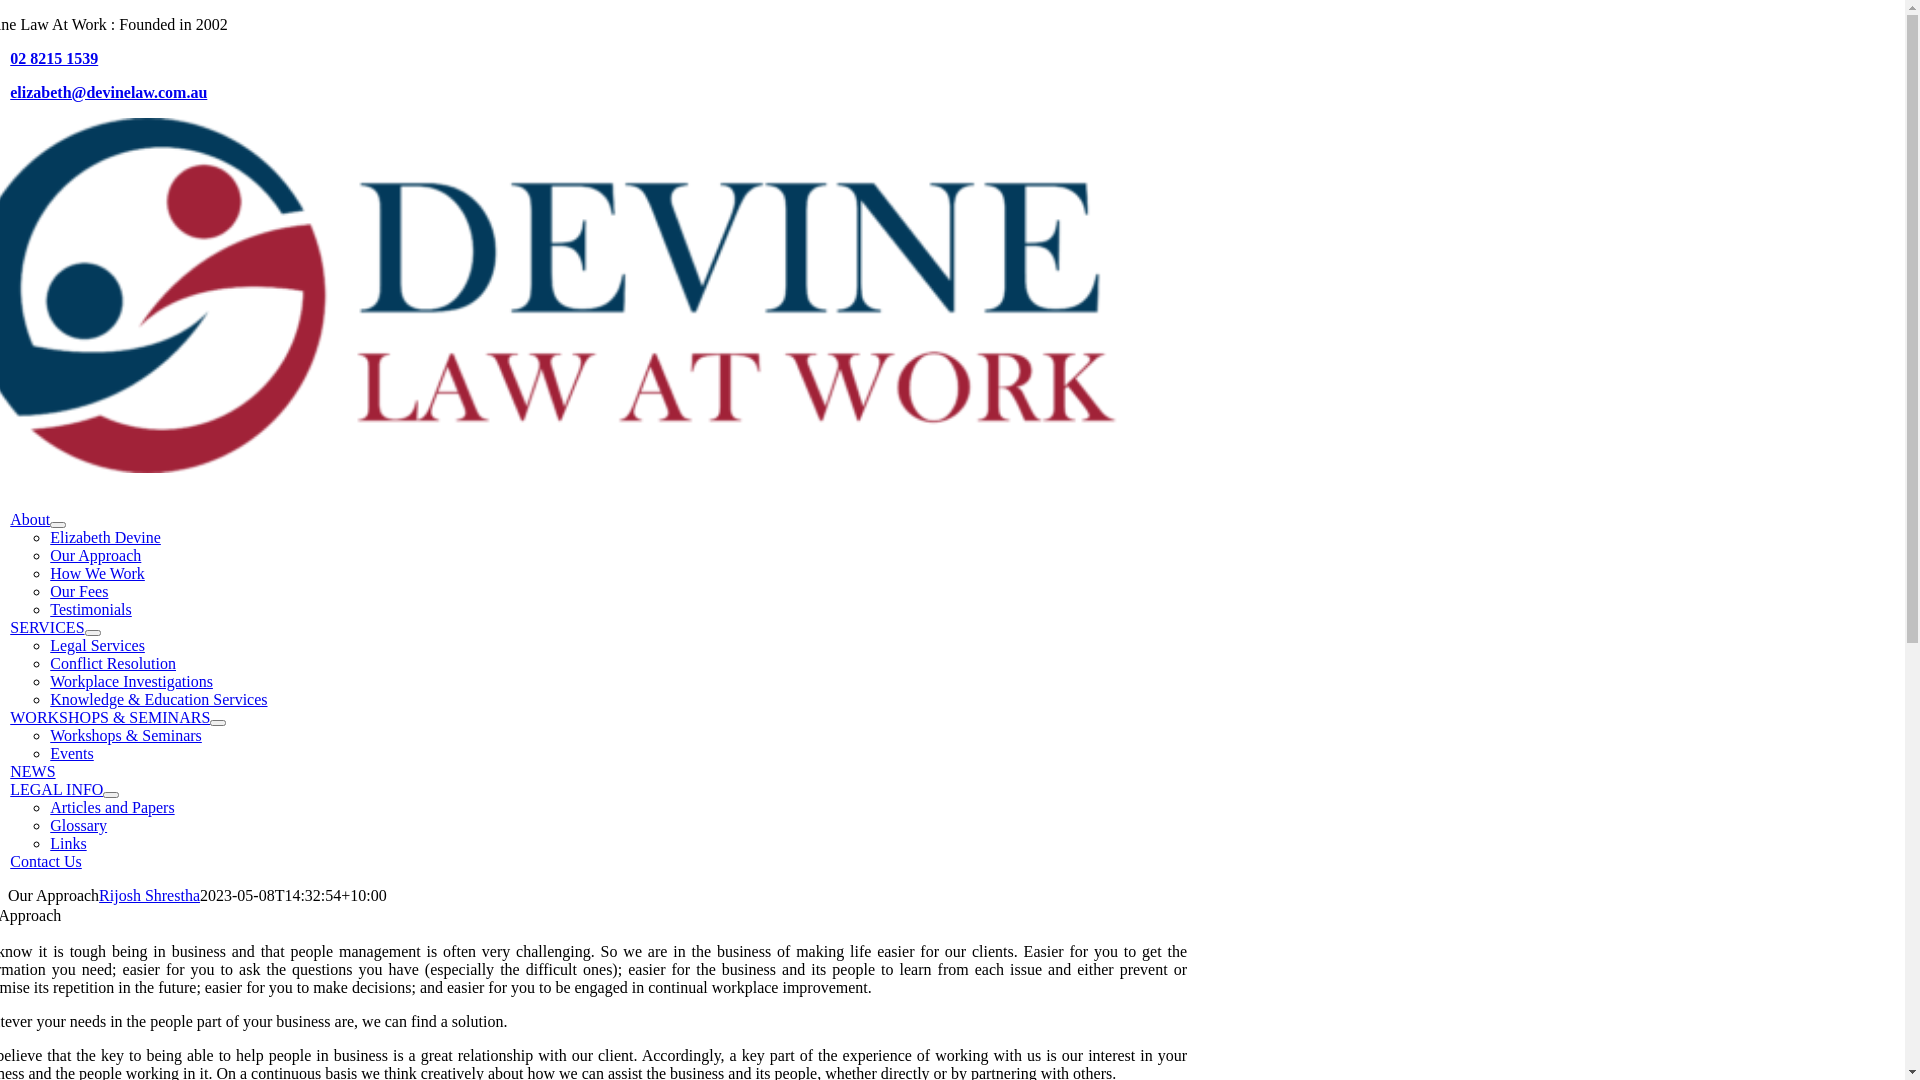 The height and width of the screenshot is (1080, 1920). What do you see at coordinates (7, 15) in the screenshot?
I see `'Skip to content'` at bounding box center [7, 15].